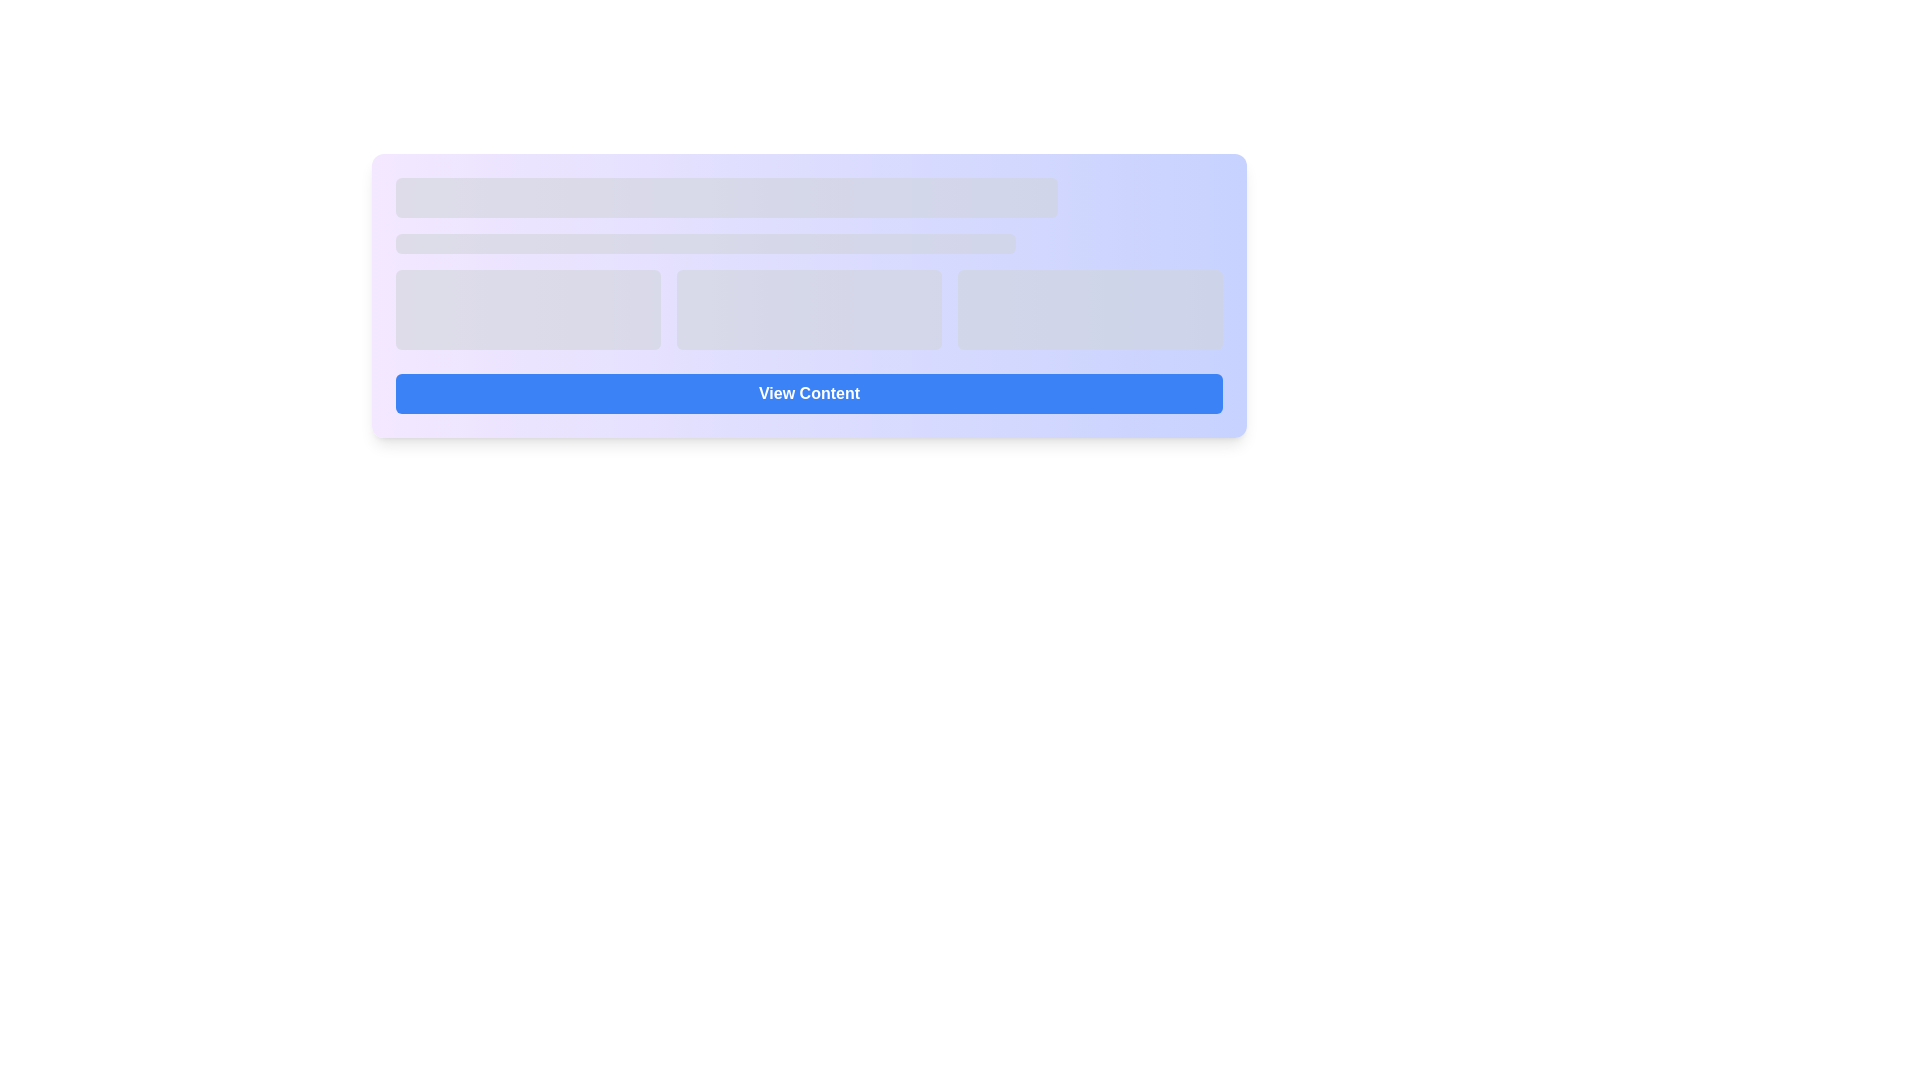 The image size is (1920, 1080). What do you see at coordinates (809, 309) in the screenshot?
I see `the skeleton loading placeholder with a light gray background and rounded corners, which is the middle element in a row of three placeholders in a grid layout` at bounding box center [809, 309].